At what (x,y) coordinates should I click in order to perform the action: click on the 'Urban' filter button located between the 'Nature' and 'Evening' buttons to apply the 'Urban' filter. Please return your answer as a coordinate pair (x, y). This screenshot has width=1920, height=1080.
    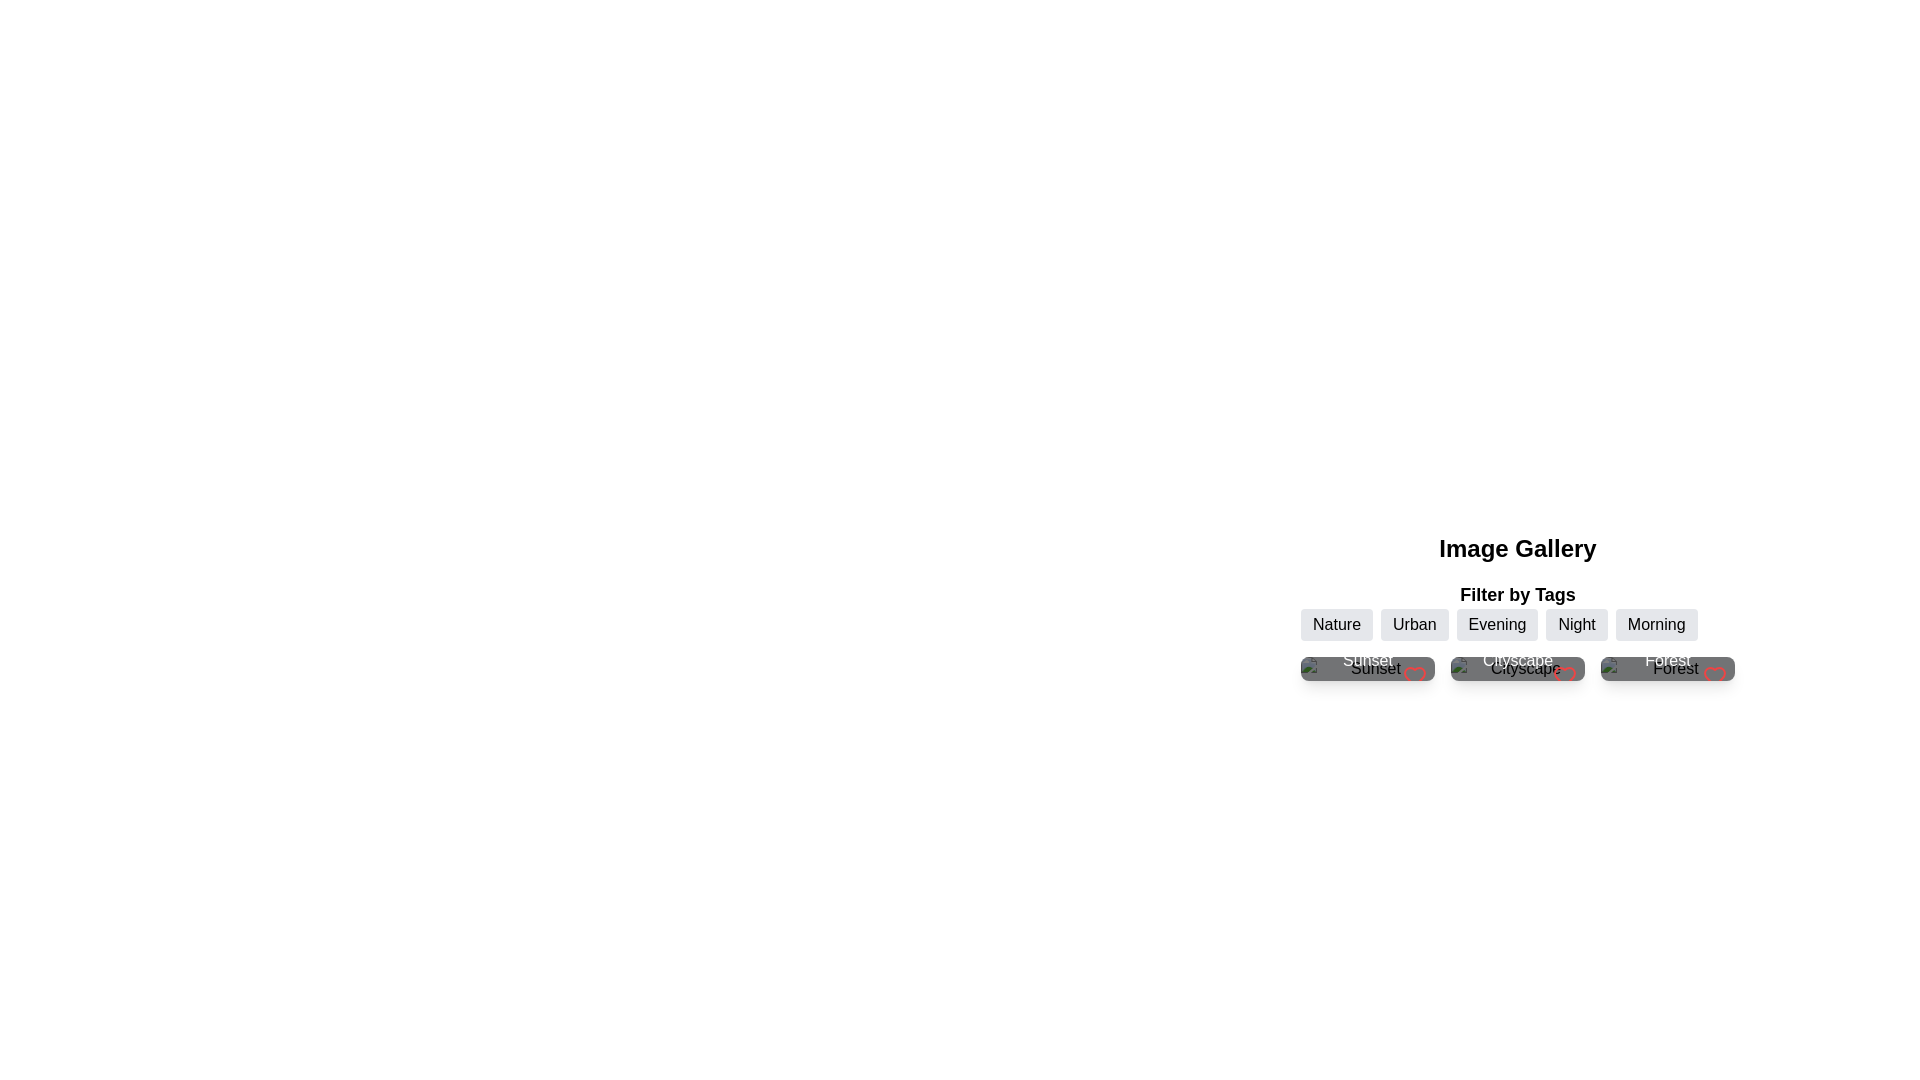
    Looking at the image, I should click on (1413, 623).